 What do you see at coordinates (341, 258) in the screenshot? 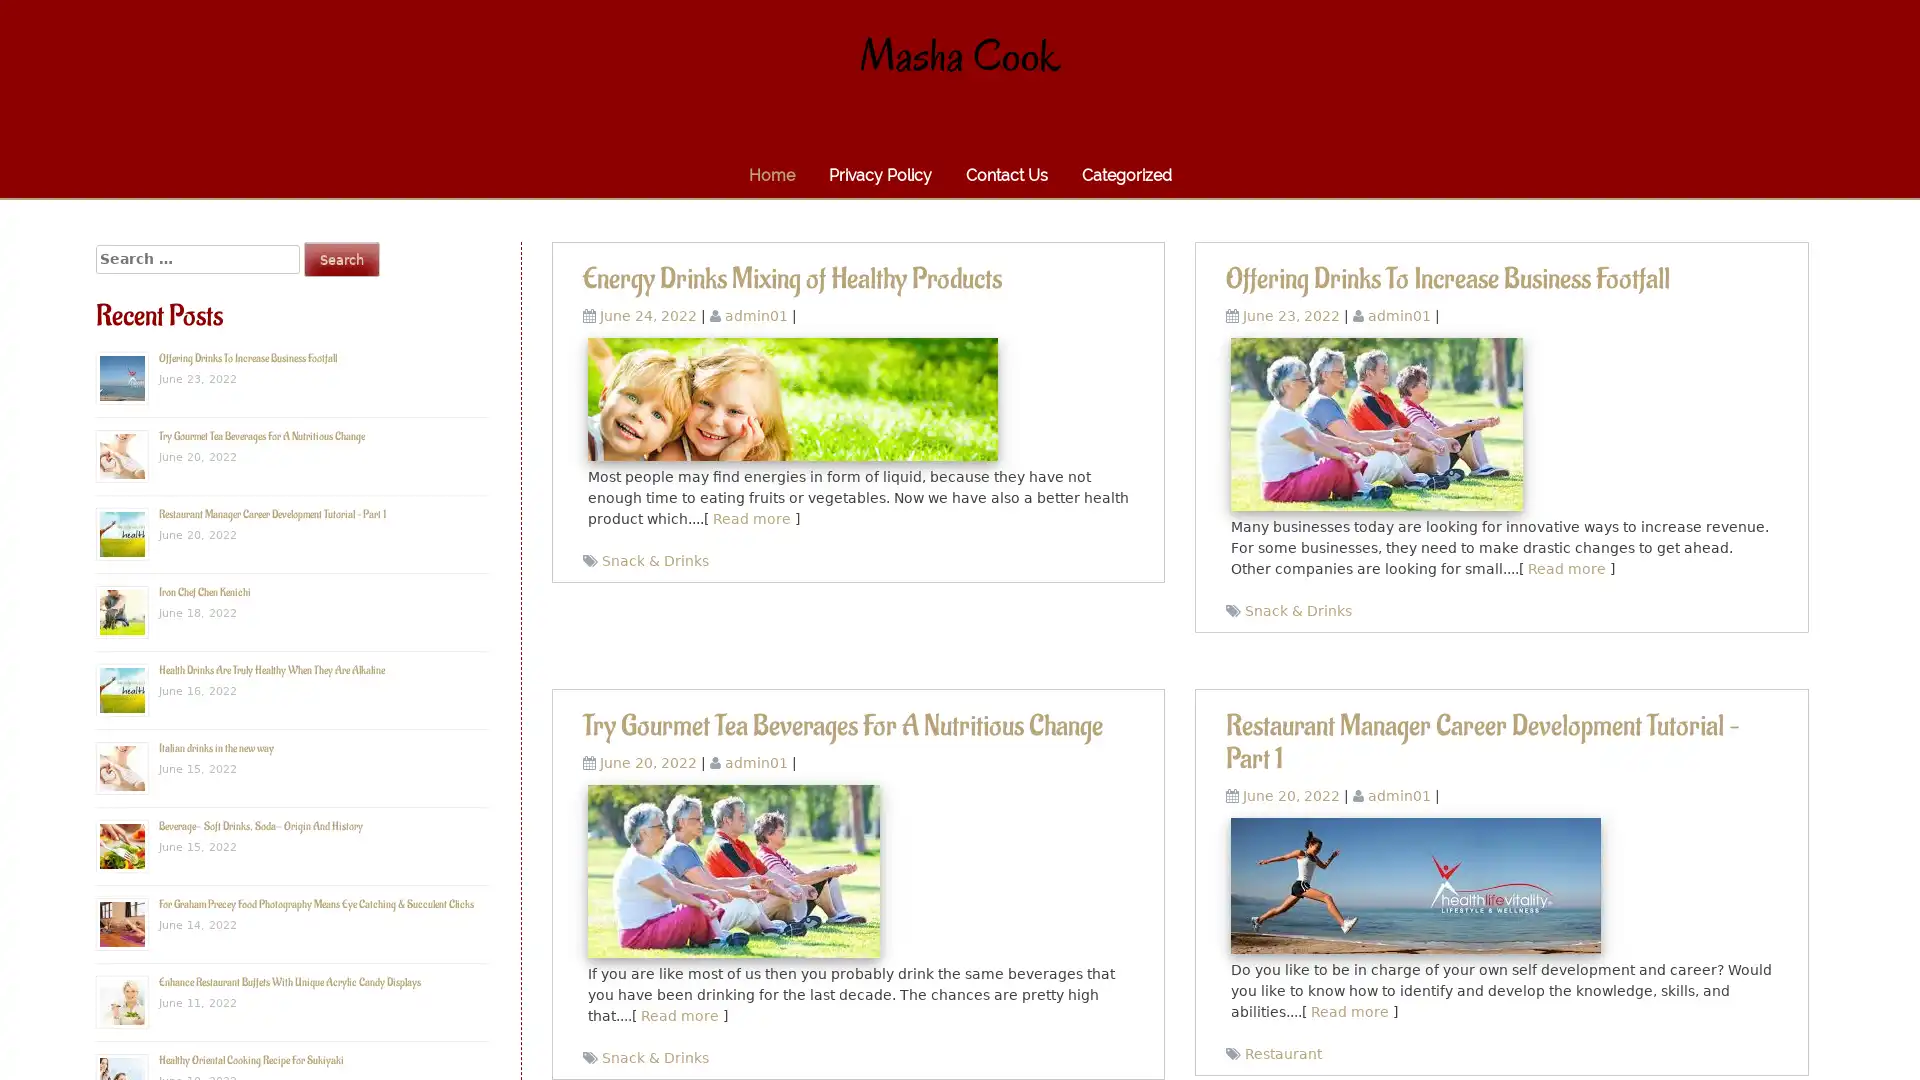
I see `Search` at bounding box center [341, 258].